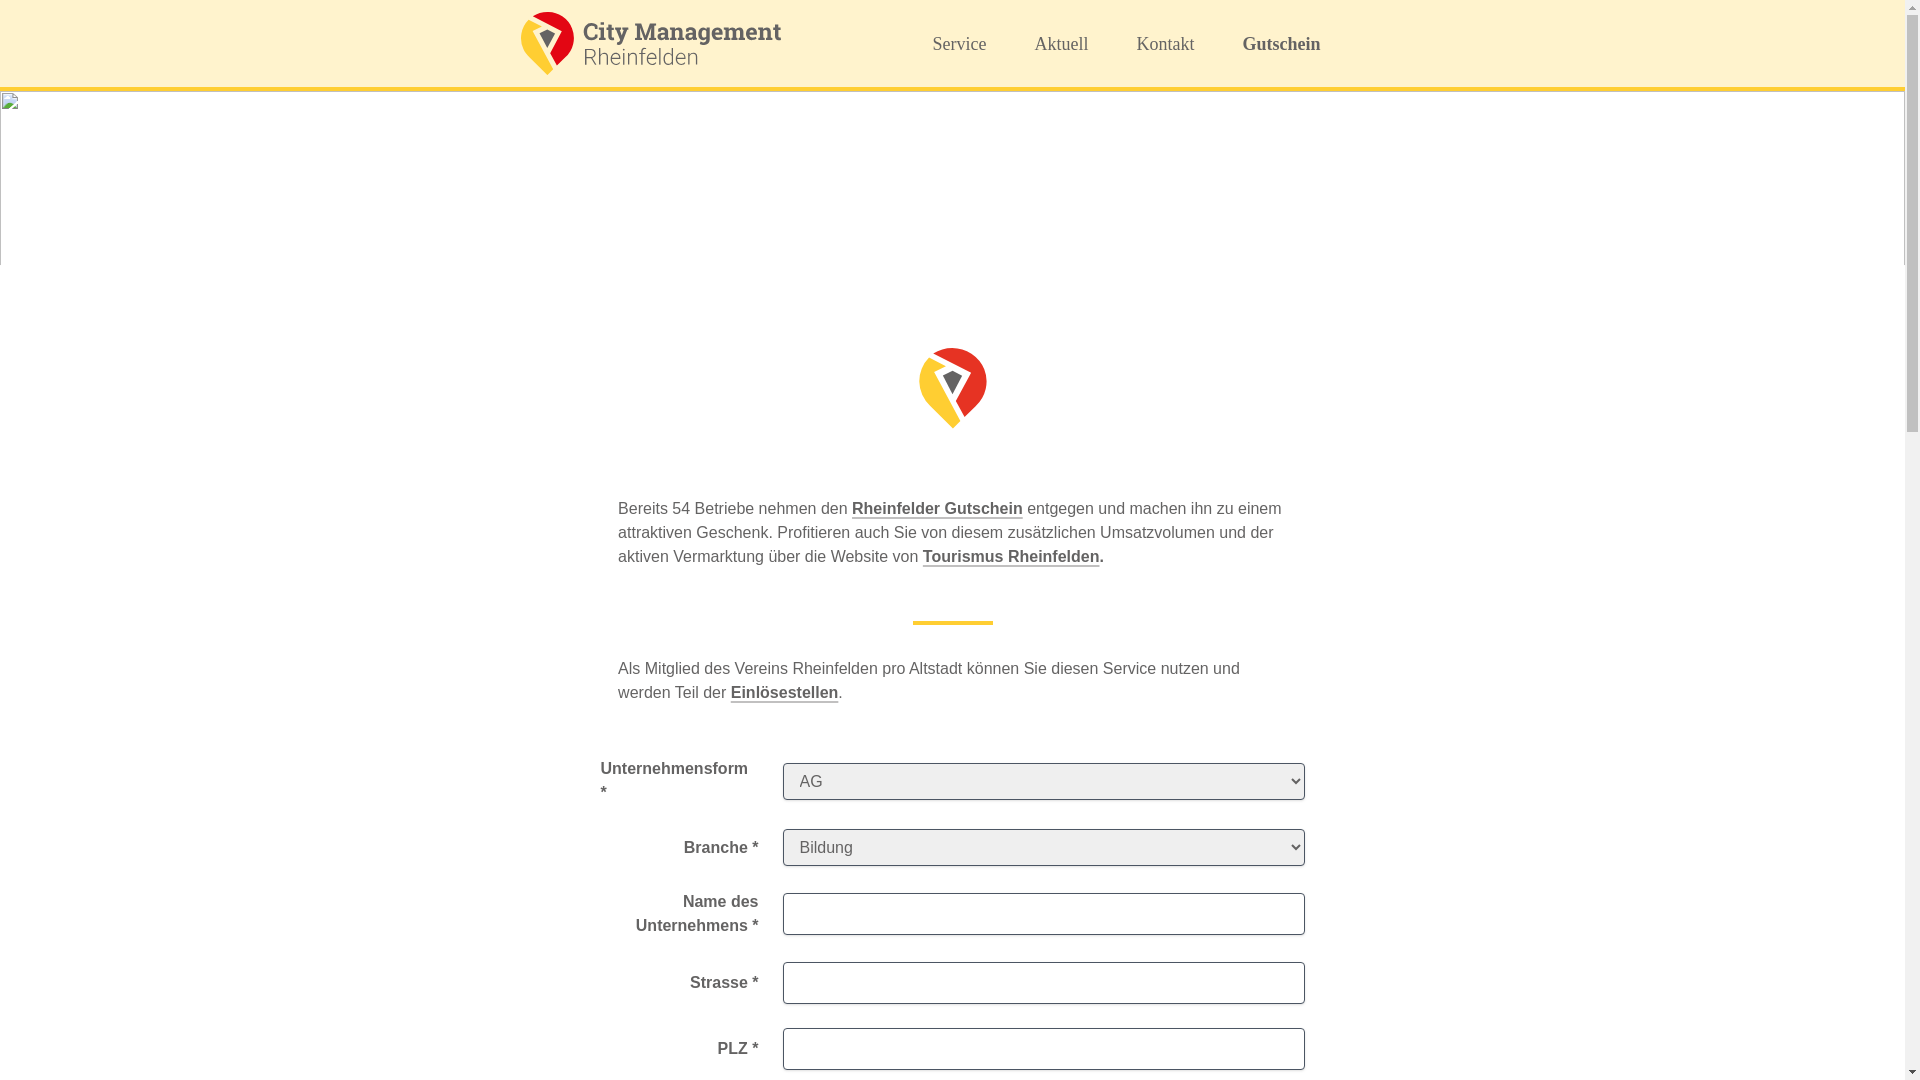 The width and height of the screenshot is (1920, 1080). What do you see at coordinates (1011, 556) in the screenshot?
I see `'Tourismus Rheinfelden'` at bounding box center [1011, 556].